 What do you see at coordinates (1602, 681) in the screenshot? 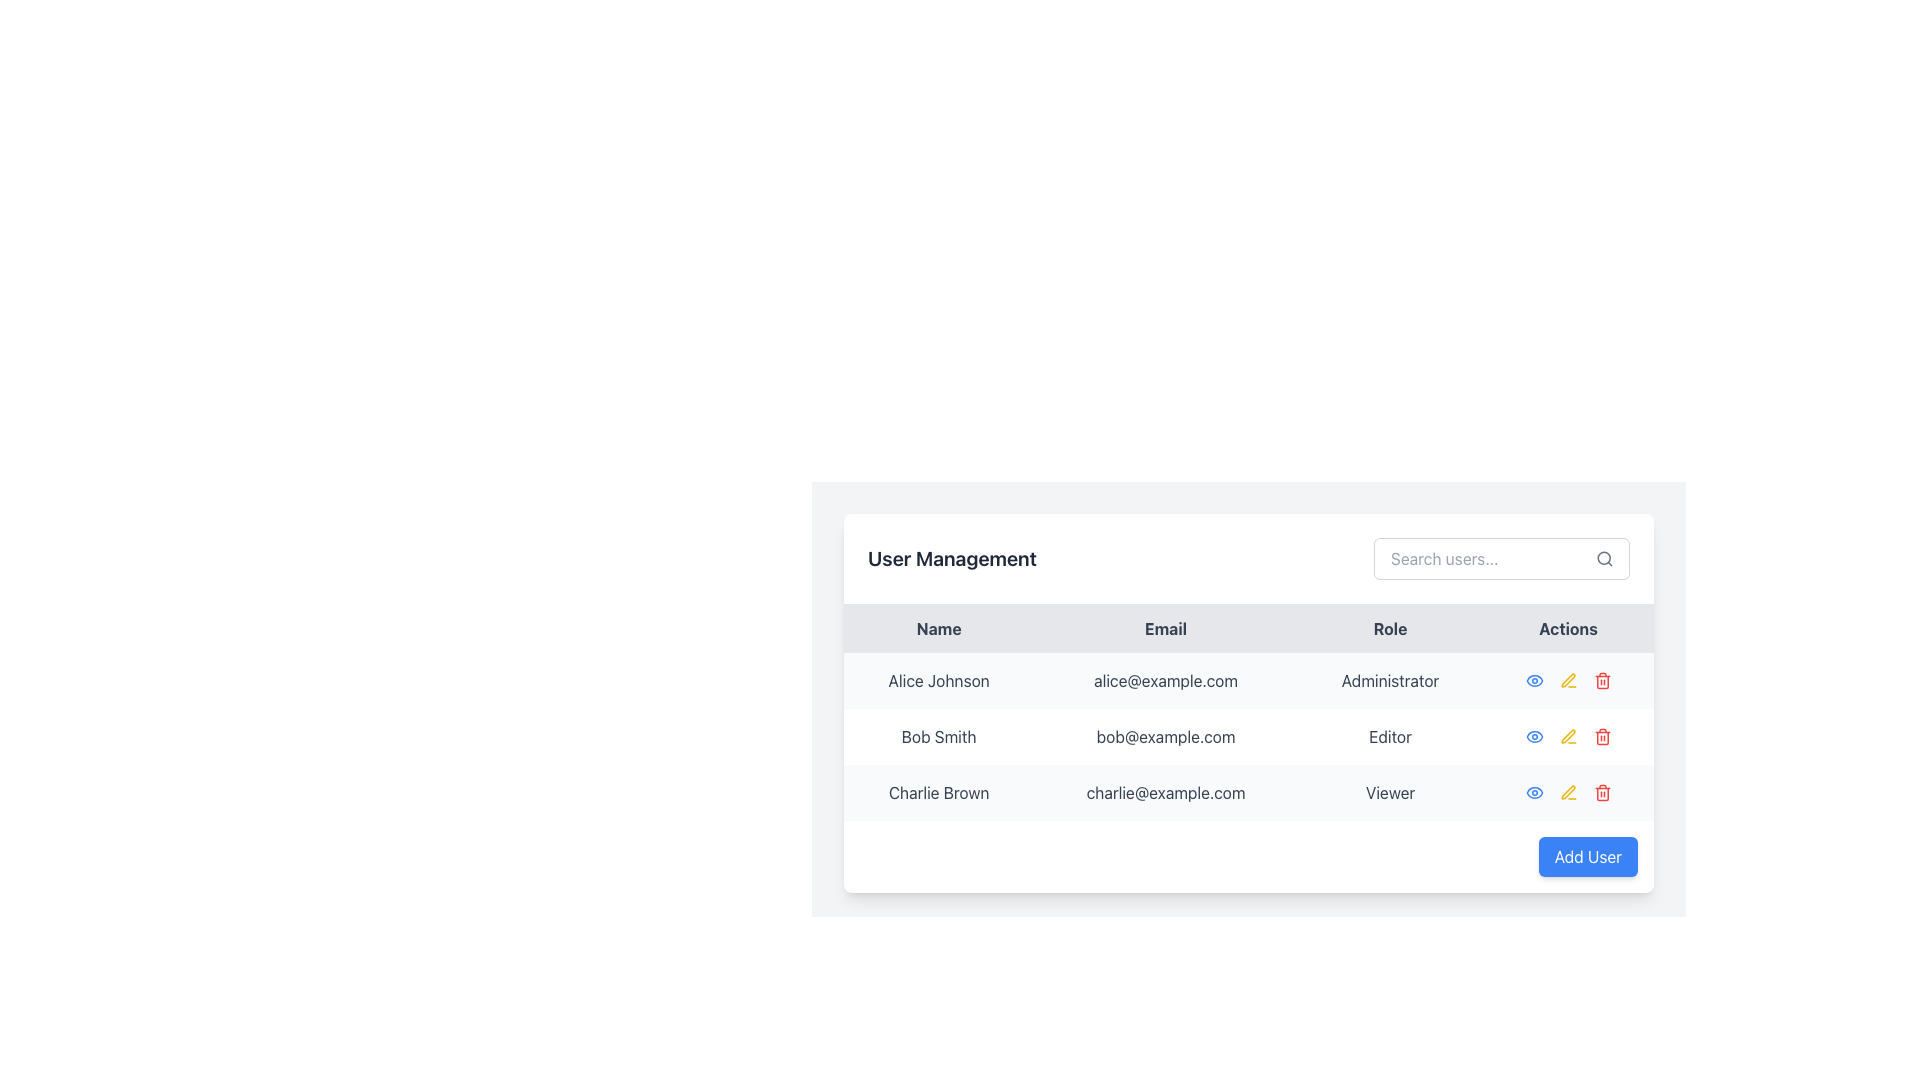
I see `the trash bin icon representing the user 'Charlie Brown' located in the 'Actions' column of the user table` at bounding box center [1602, 681].